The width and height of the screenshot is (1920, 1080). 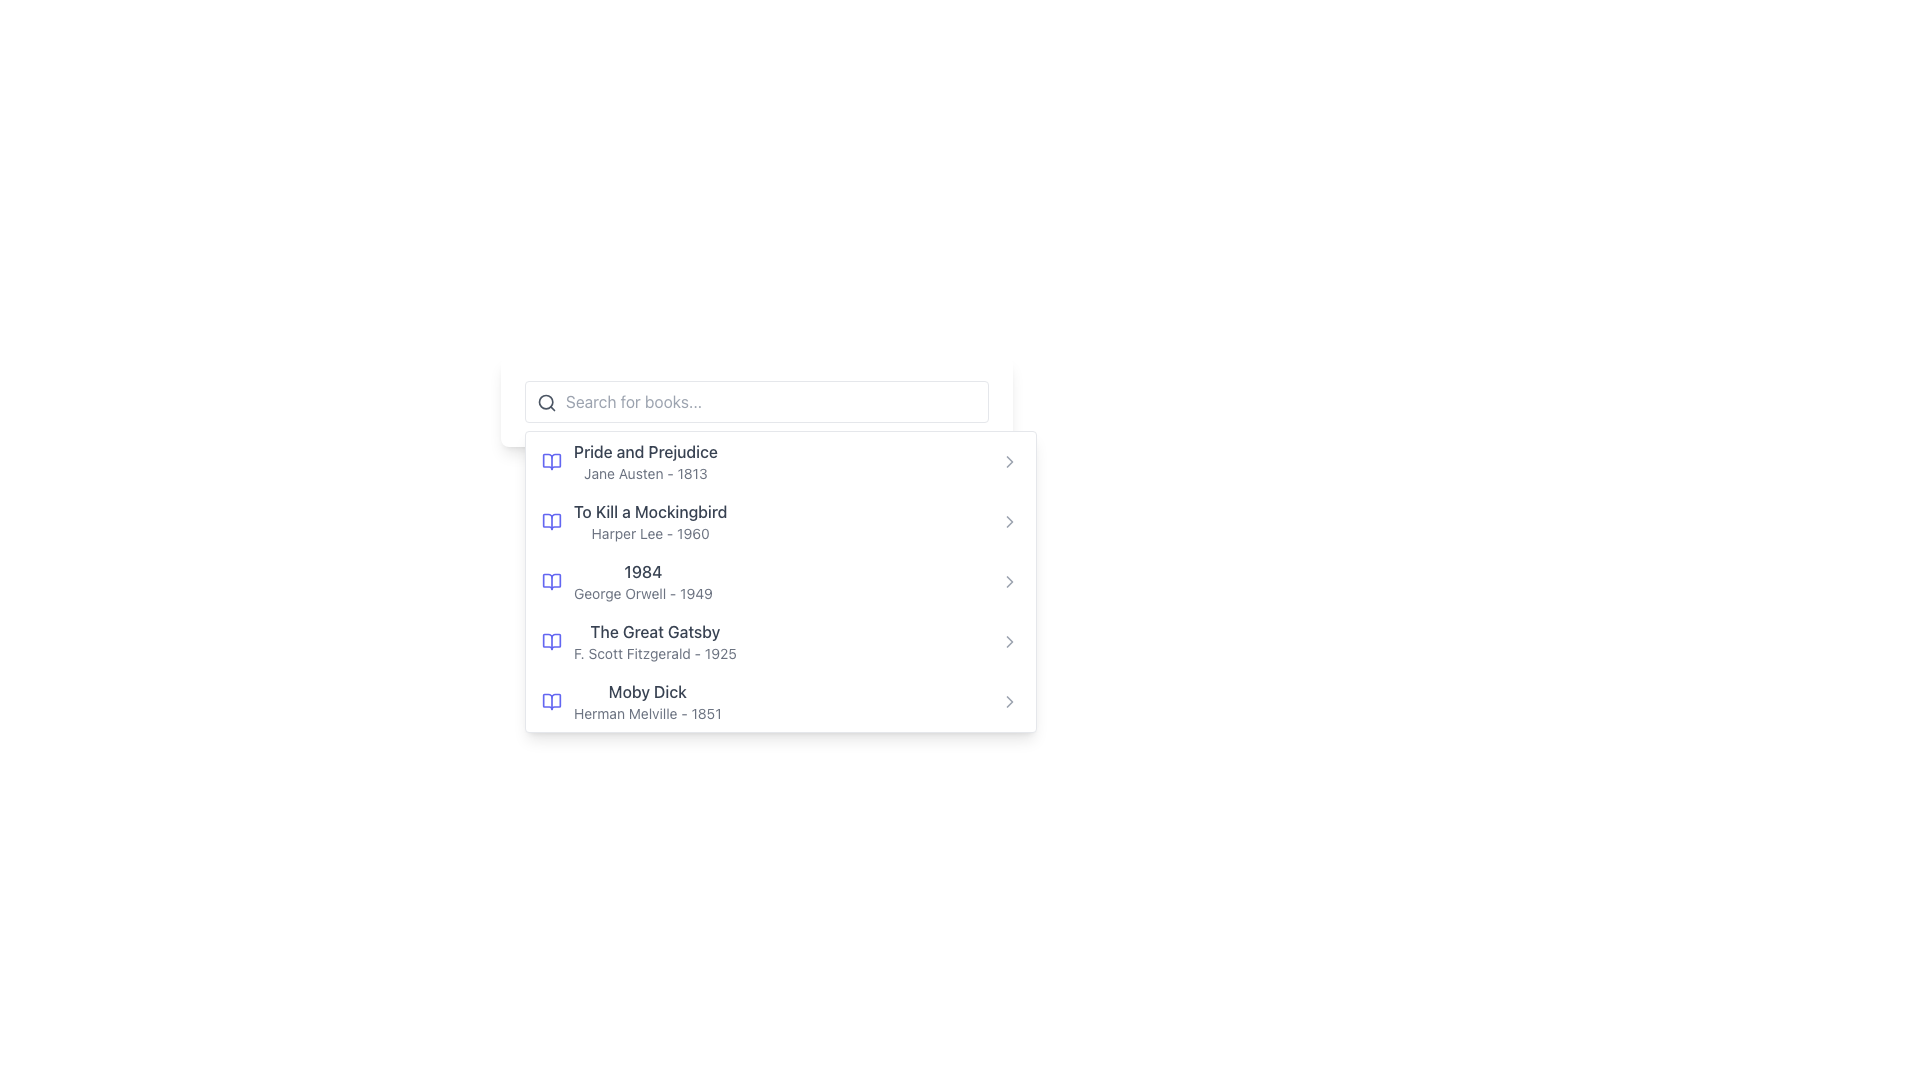 I want to click on the search icon located at the top-left corner of the search input field group to initiate a search action, so click(x=547, y=402).